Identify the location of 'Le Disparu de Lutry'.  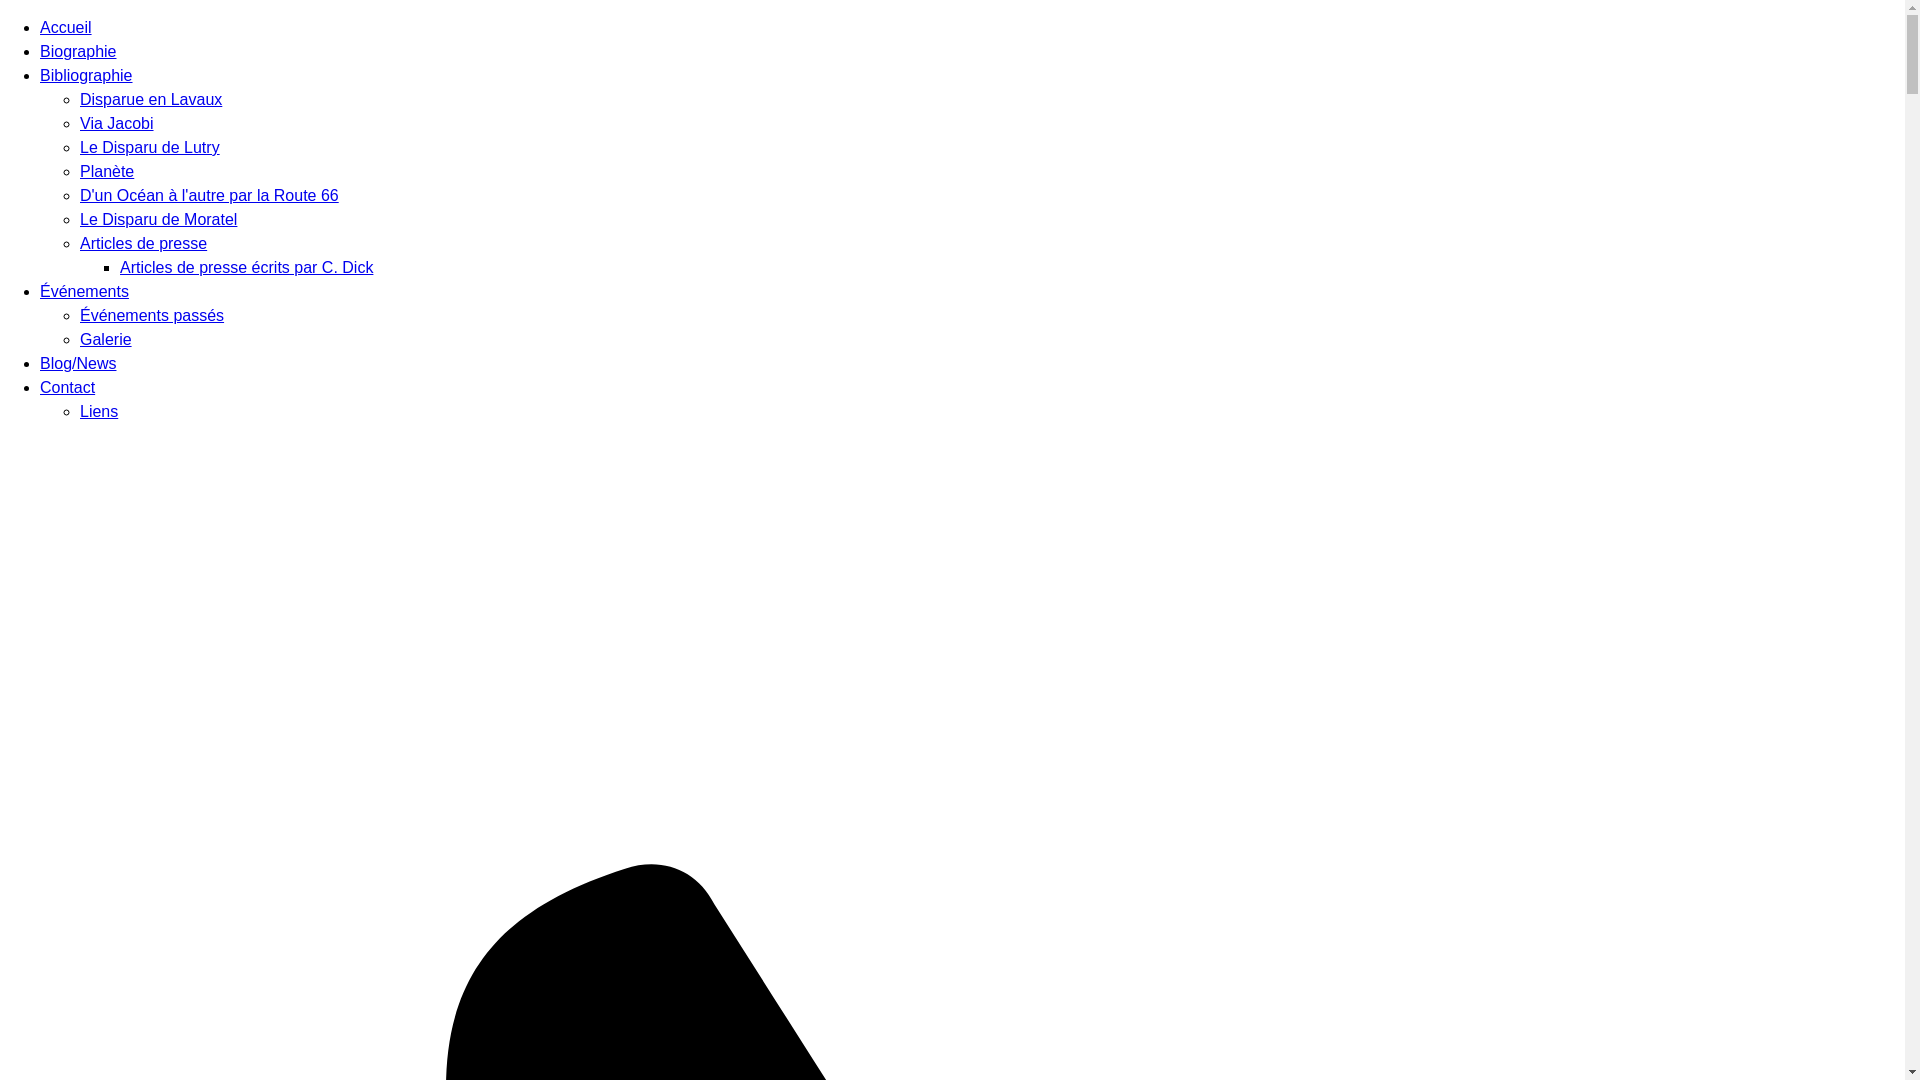
(148, 146).